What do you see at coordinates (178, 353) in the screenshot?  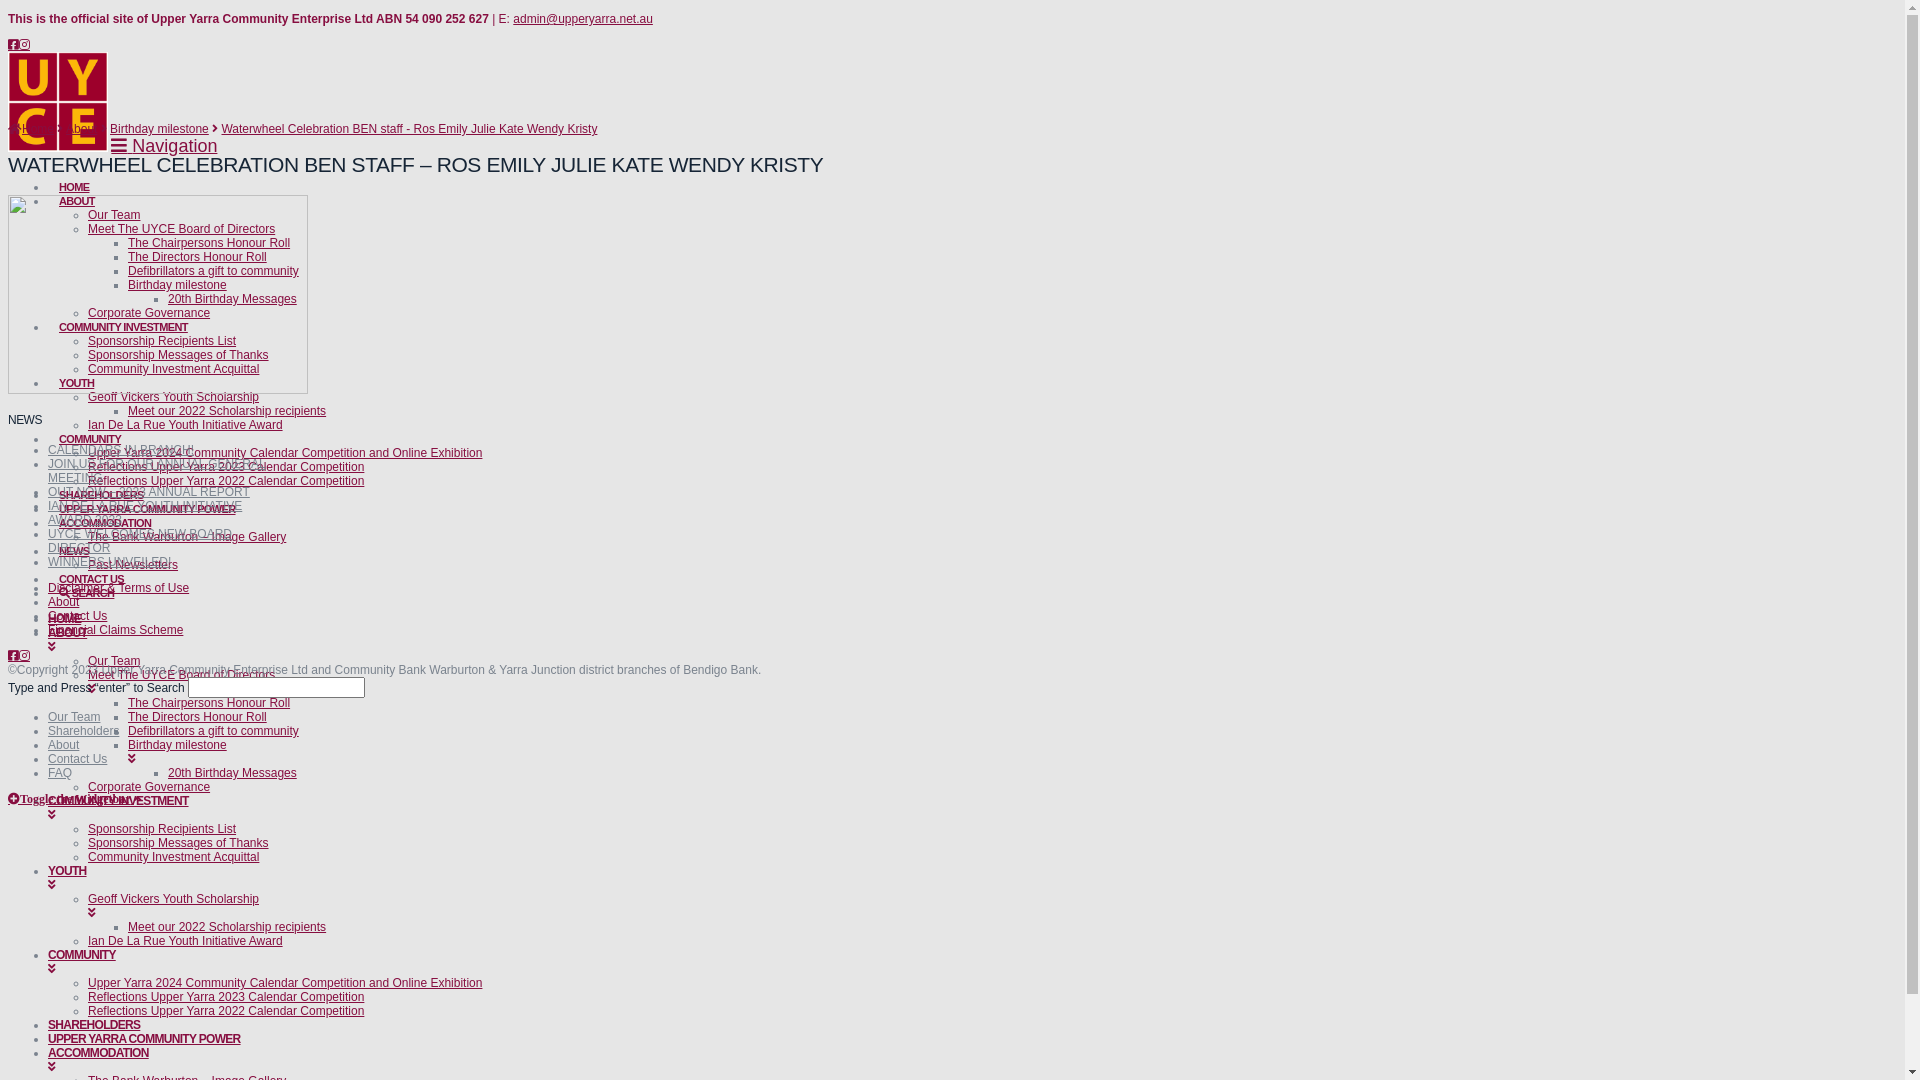 I see `'Sponsorship Messages of Thanks'` at bounding box center [178, 353].